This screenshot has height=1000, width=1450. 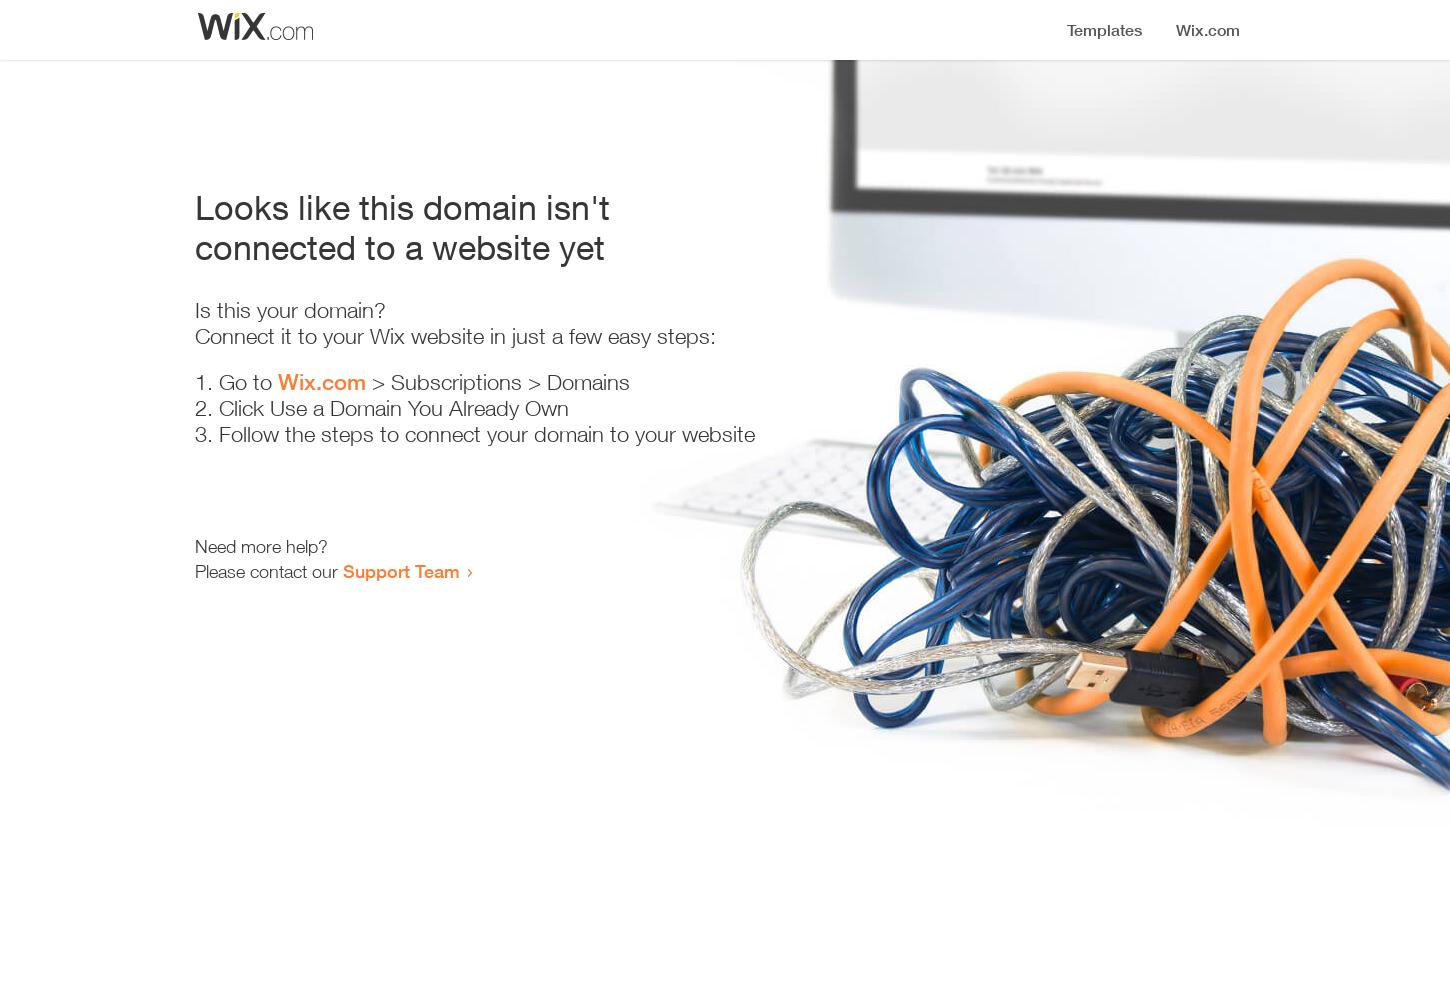 I want to click on 'Click Use a Domain You Already Own', so click(x=217, y=408).